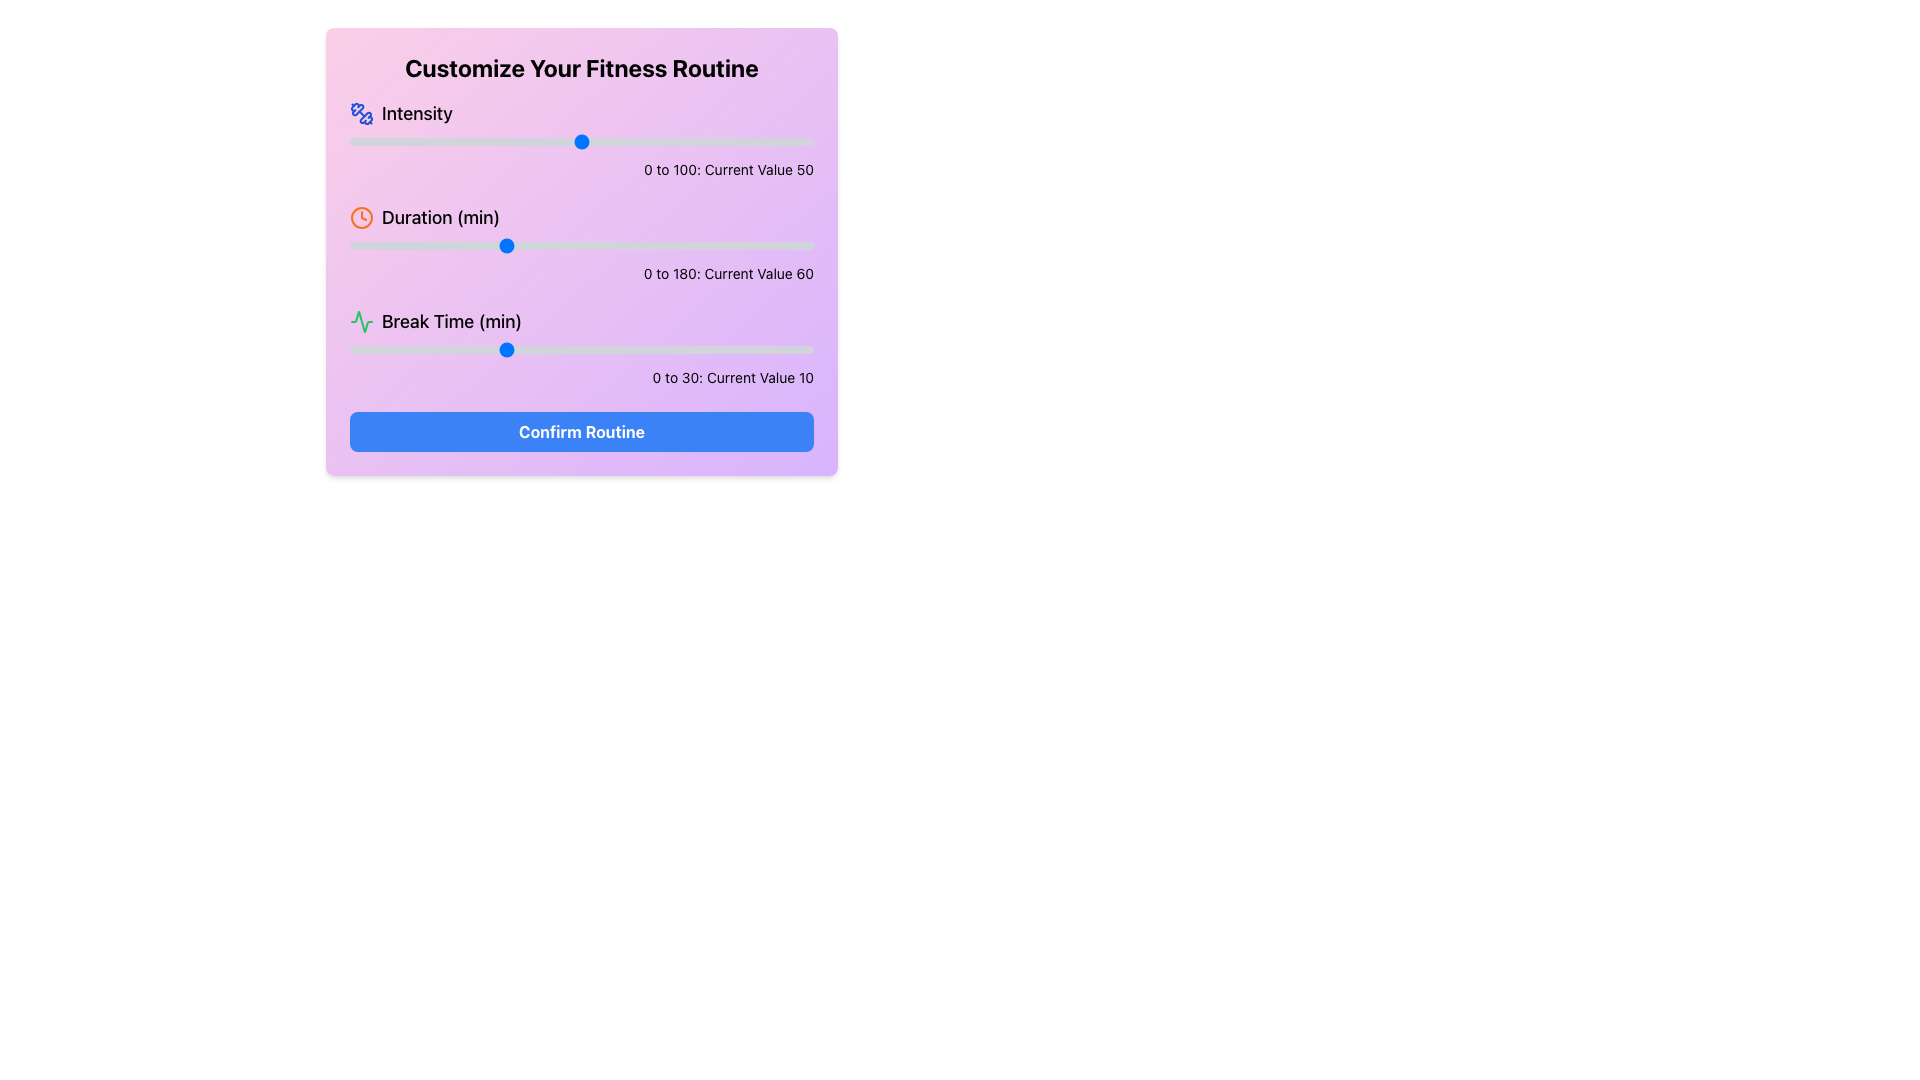 This screenshot has height=1080, width=1920. What do you see at coordinates (580, 67) in the screenshot?
I see `header text element that displays 'Customize Your Fitness Routine', which is a bold, large text label centered at the top of the card interface` at bounding box center [580, 67].